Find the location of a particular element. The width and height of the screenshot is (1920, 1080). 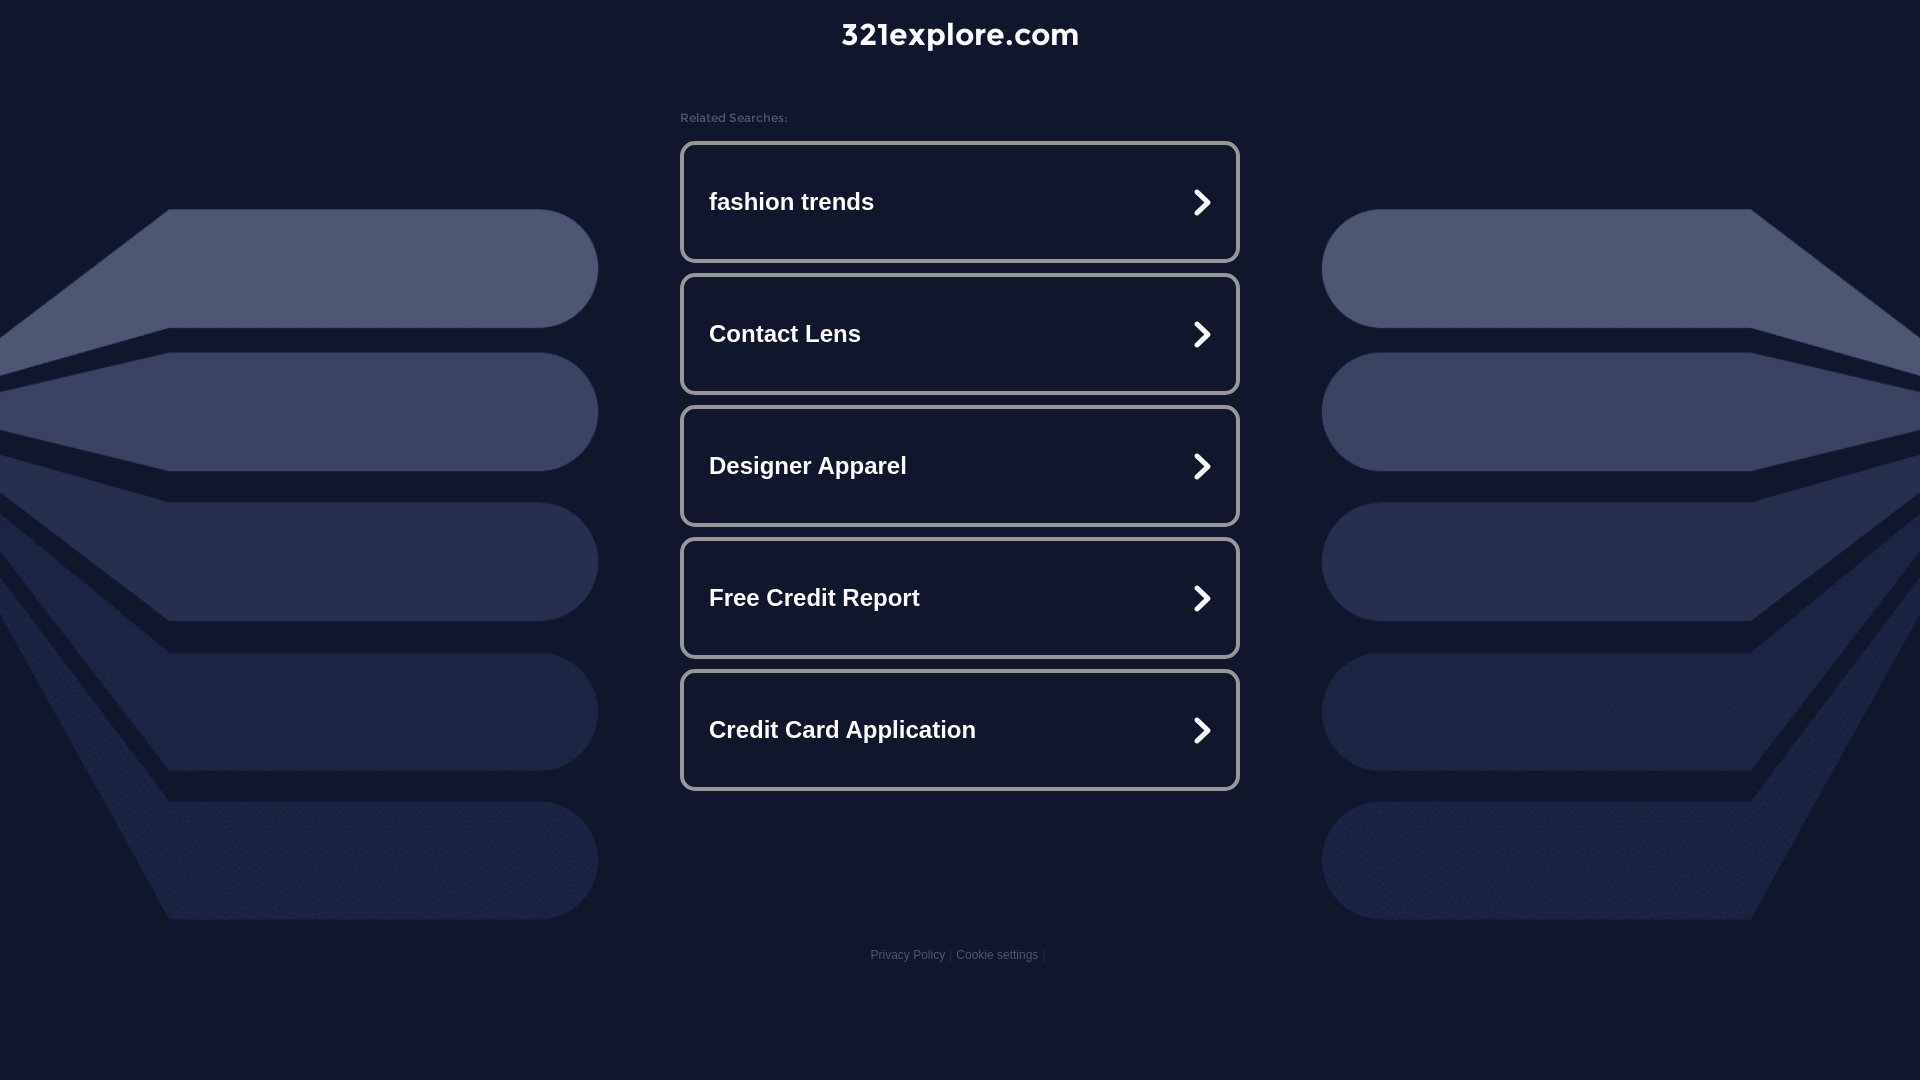

'Privacy Policy' is located at coordinates (906, 954).